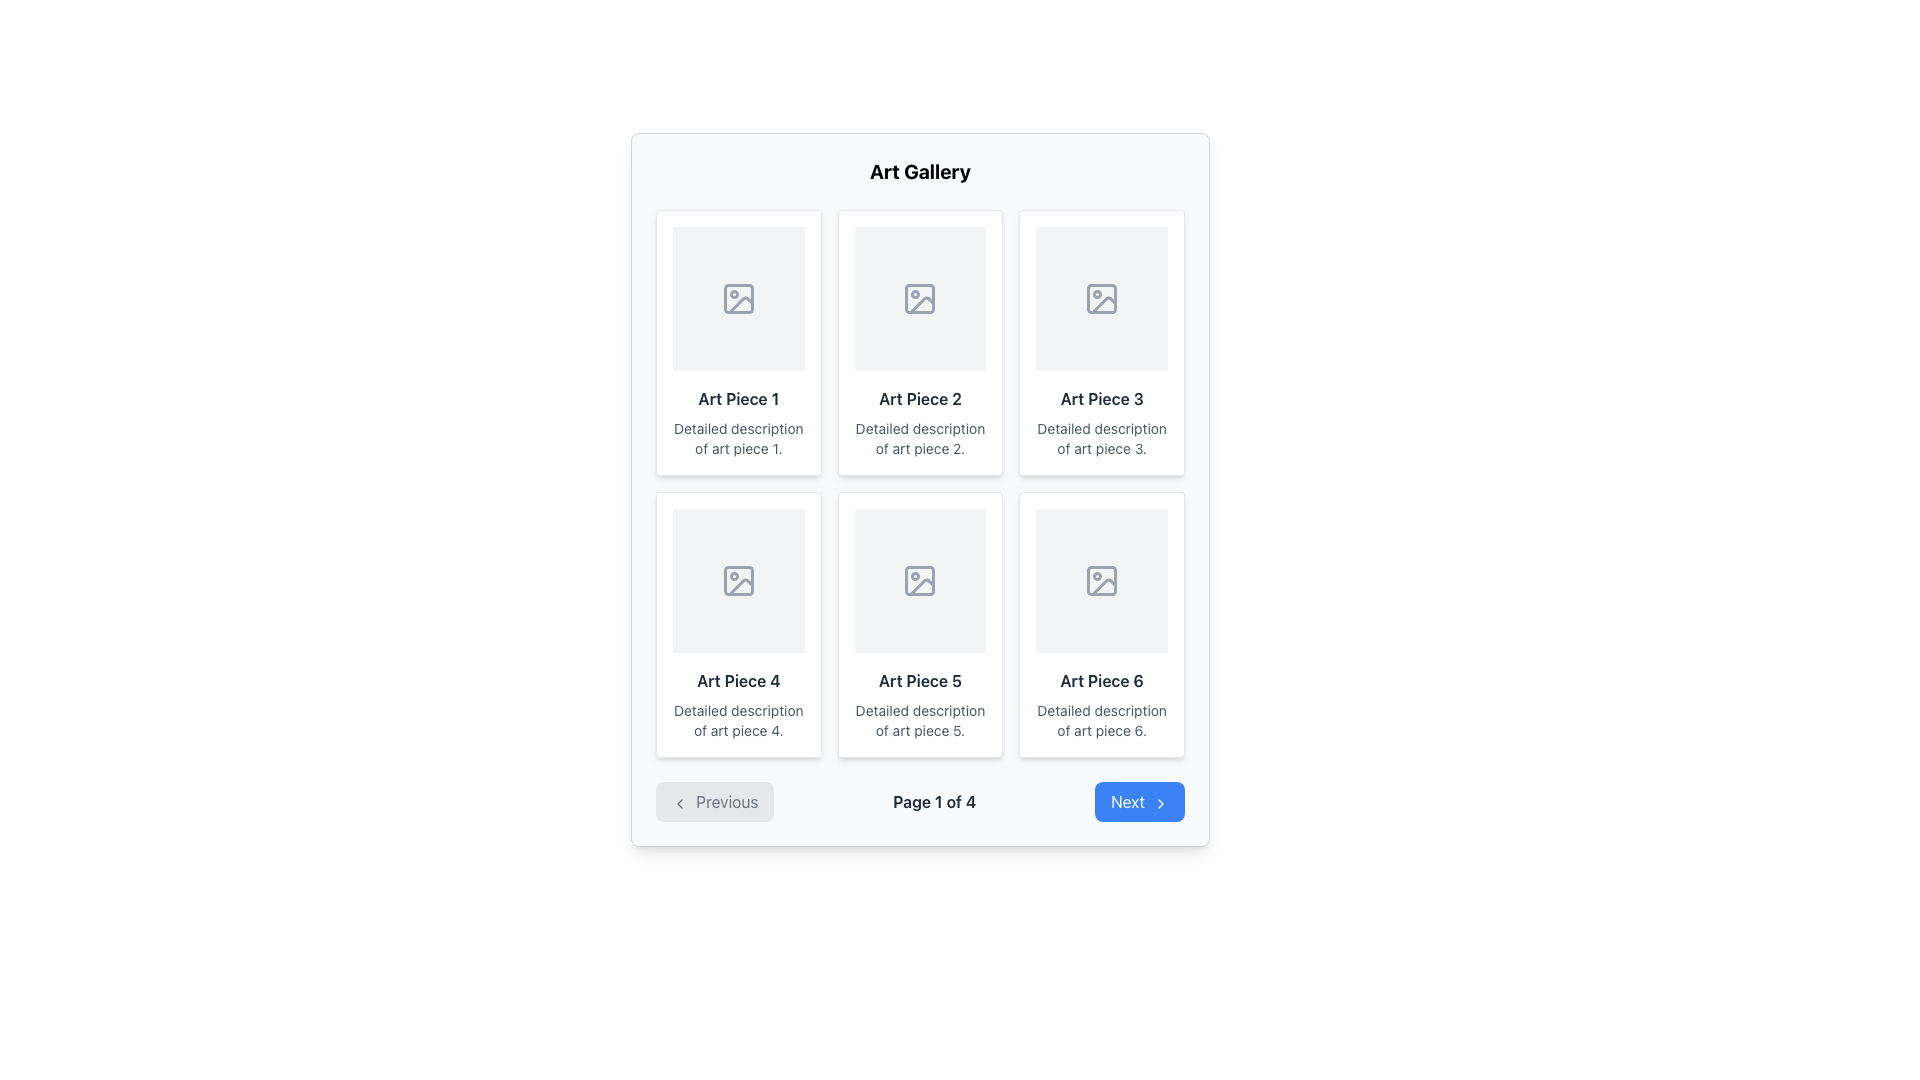 This screenshot has height=1080, width=1920. Describe the element at coordinates (1101, 581) in the screenshot. I see `the minimalistic image icon in the bottom-right placeholder of the grid, which features a rectangle with rounded corners, a circular shape symbolizing the sun, and a diagonal line suggesting a mountain` at that location.